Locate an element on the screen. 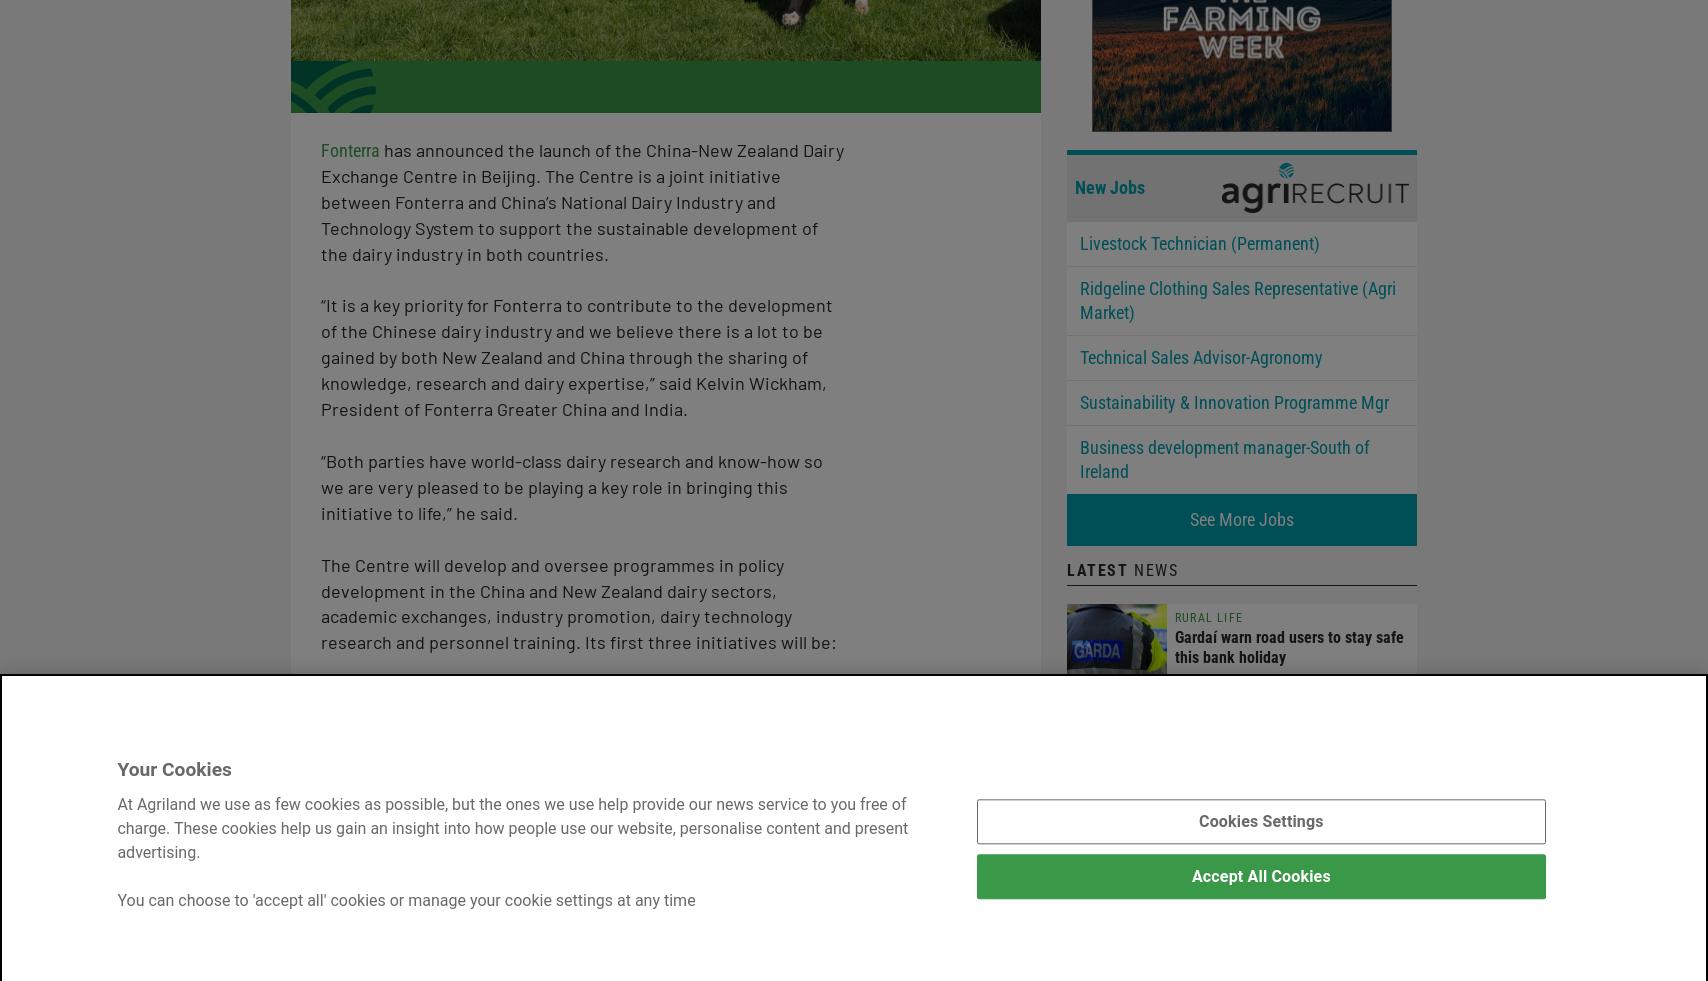  'Wang Yuchan, a scientist with the China Ministry of Agriculture’s National Dairy Industry and Technology System said:' is located at coordinates (576, 913).